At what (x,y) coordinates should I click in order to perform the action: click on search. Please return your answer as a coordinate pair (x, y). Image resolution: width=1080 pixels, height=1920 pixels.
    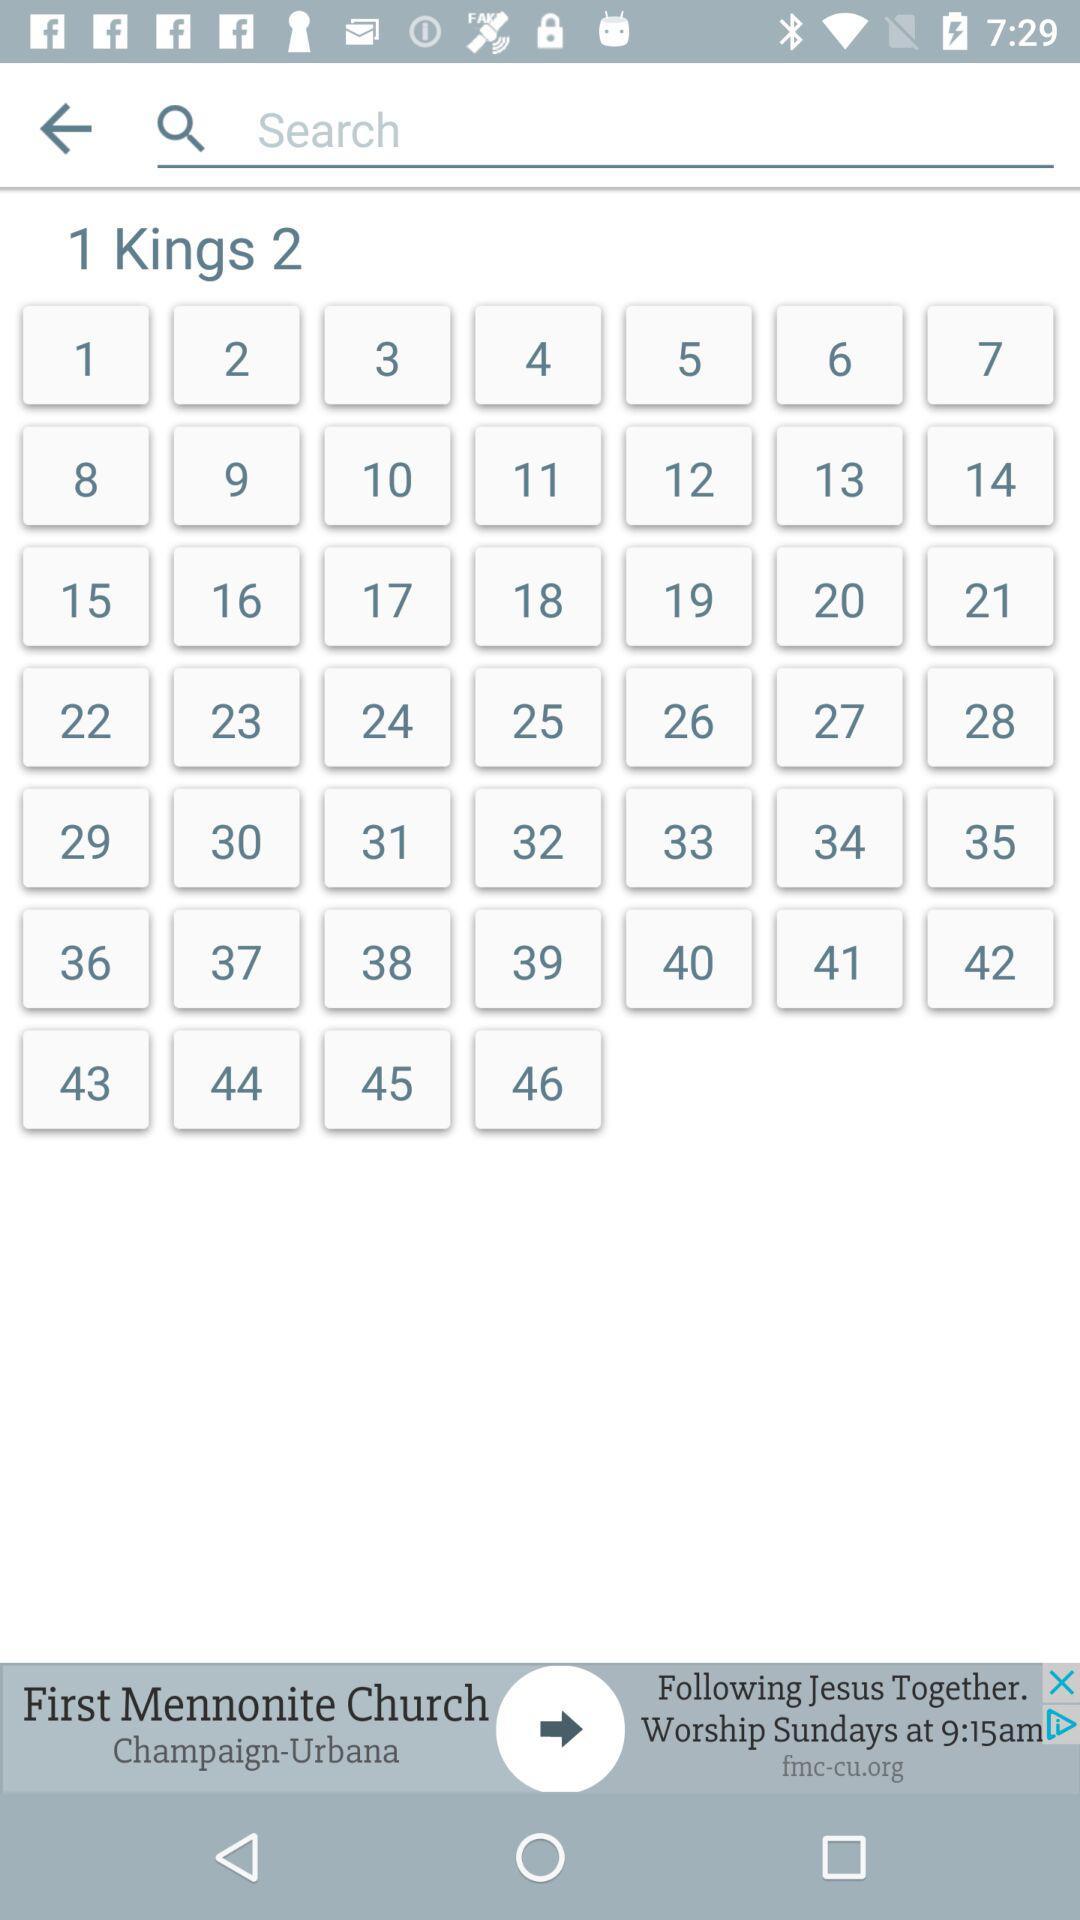
    Looking at the image, I should click on (655, 127).